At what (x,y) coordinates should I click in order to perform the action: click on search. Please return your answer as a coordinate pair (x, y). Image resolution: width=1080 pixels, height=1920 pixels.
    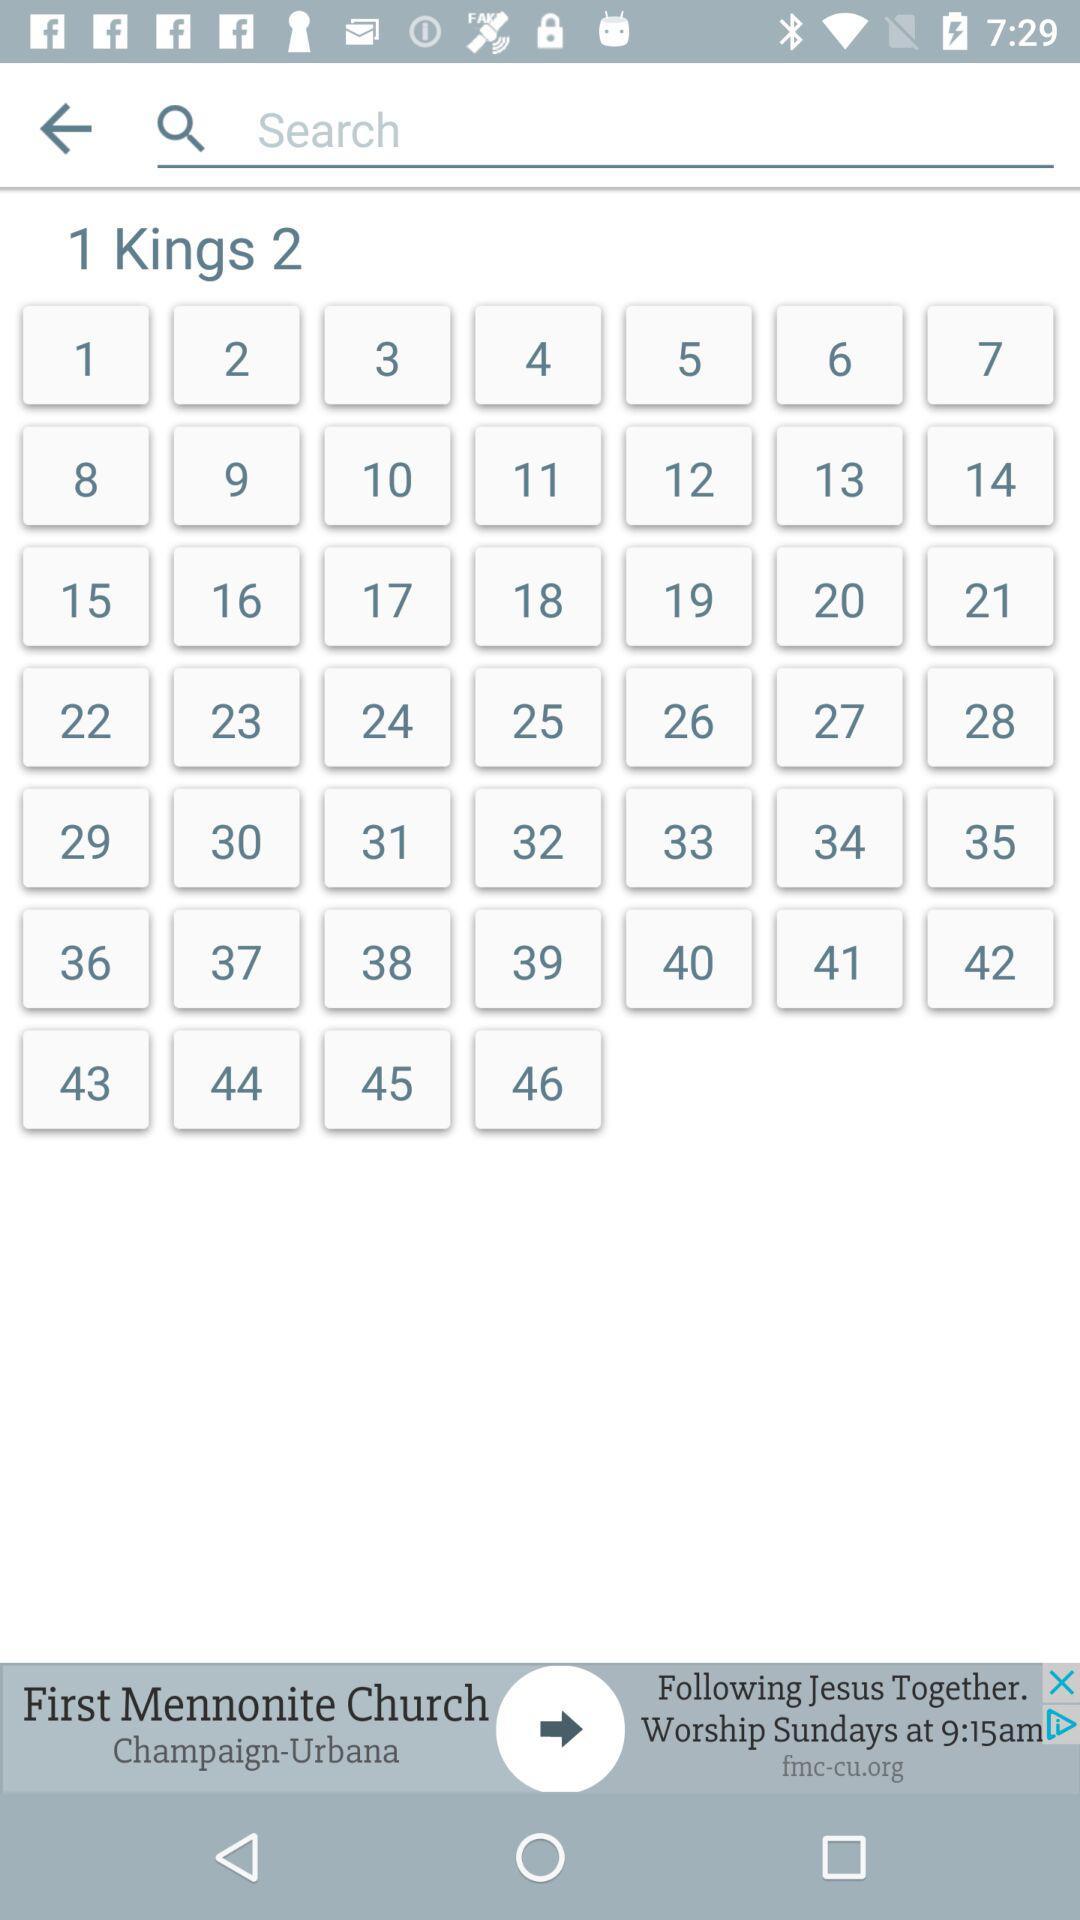
    Looking at the image, I should click on (655, 127).